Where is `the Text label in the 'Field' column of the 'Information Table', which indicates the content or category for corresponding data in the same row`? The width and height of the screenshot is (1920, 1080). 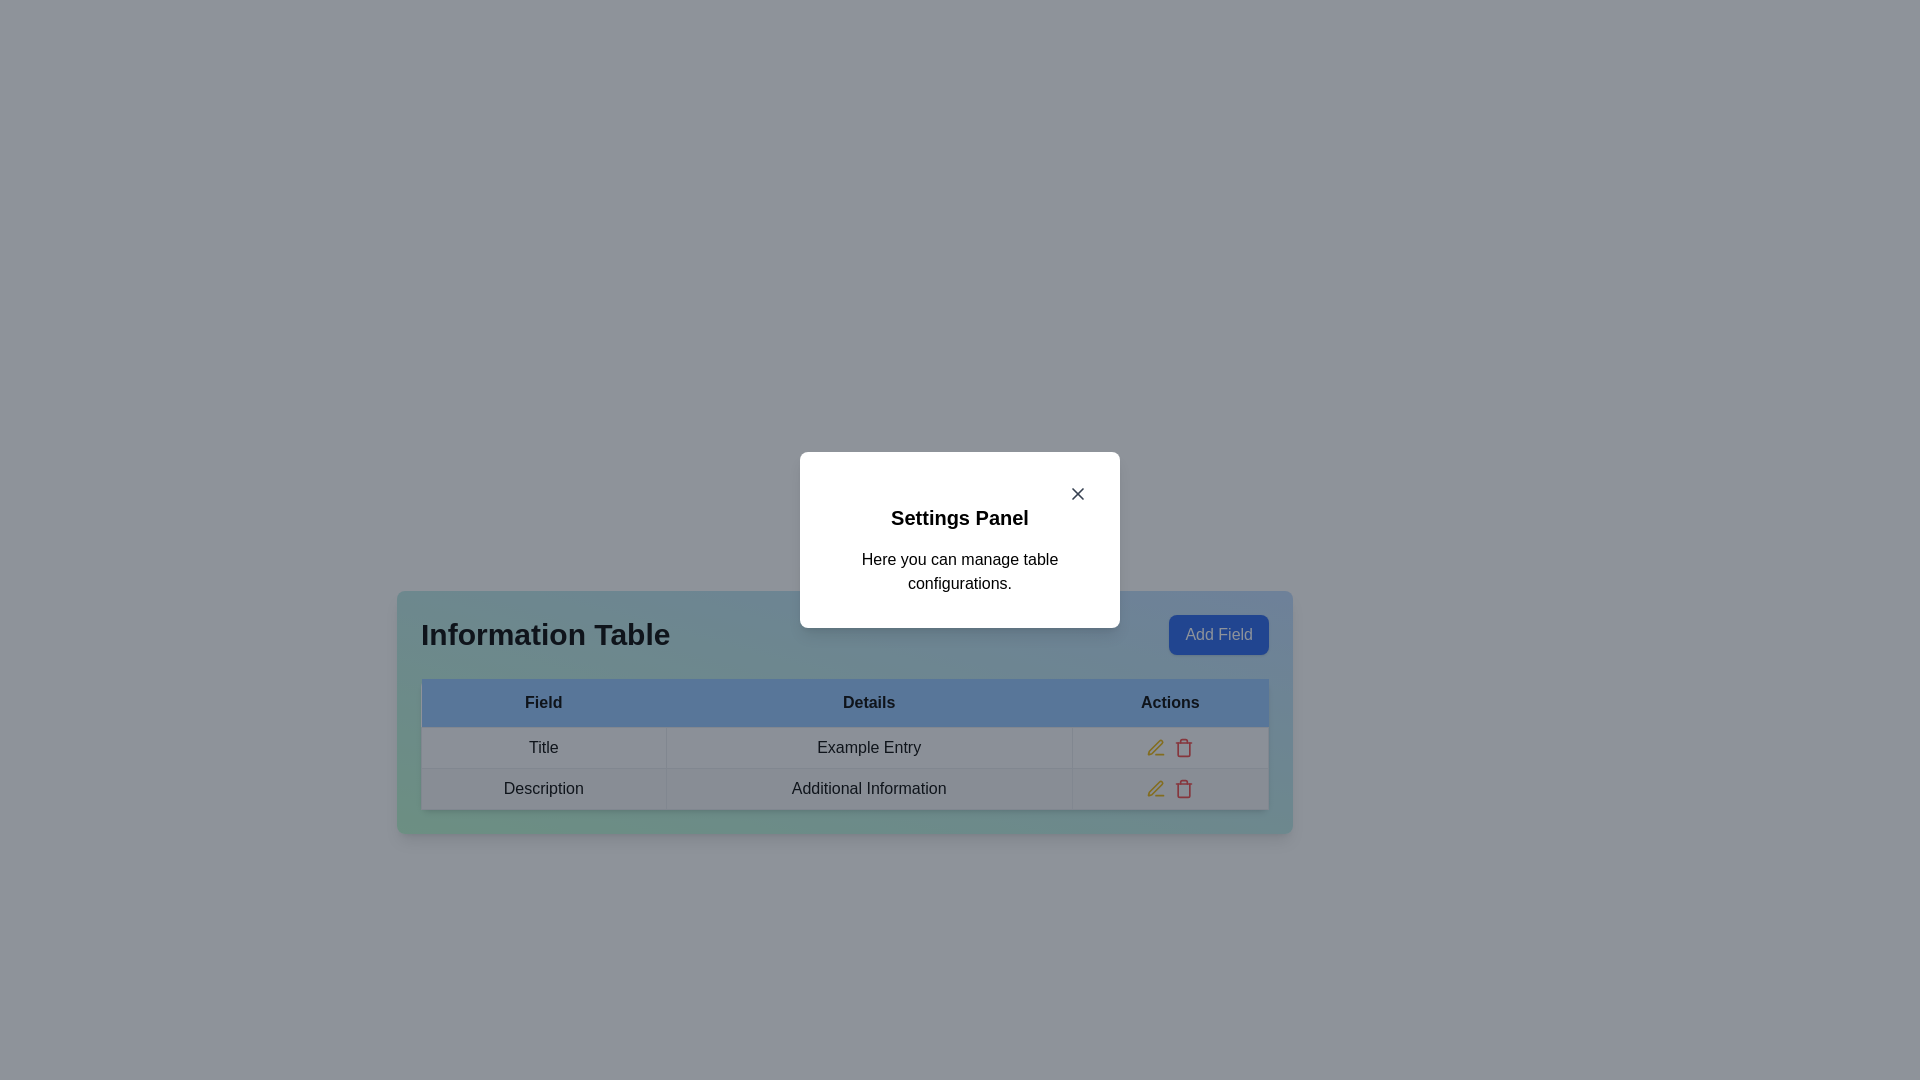 the Text label in the 'Field' column of the 'Information Table', which indicates the content or category for corresponding data in the same row is located at coordinates (543, 788).